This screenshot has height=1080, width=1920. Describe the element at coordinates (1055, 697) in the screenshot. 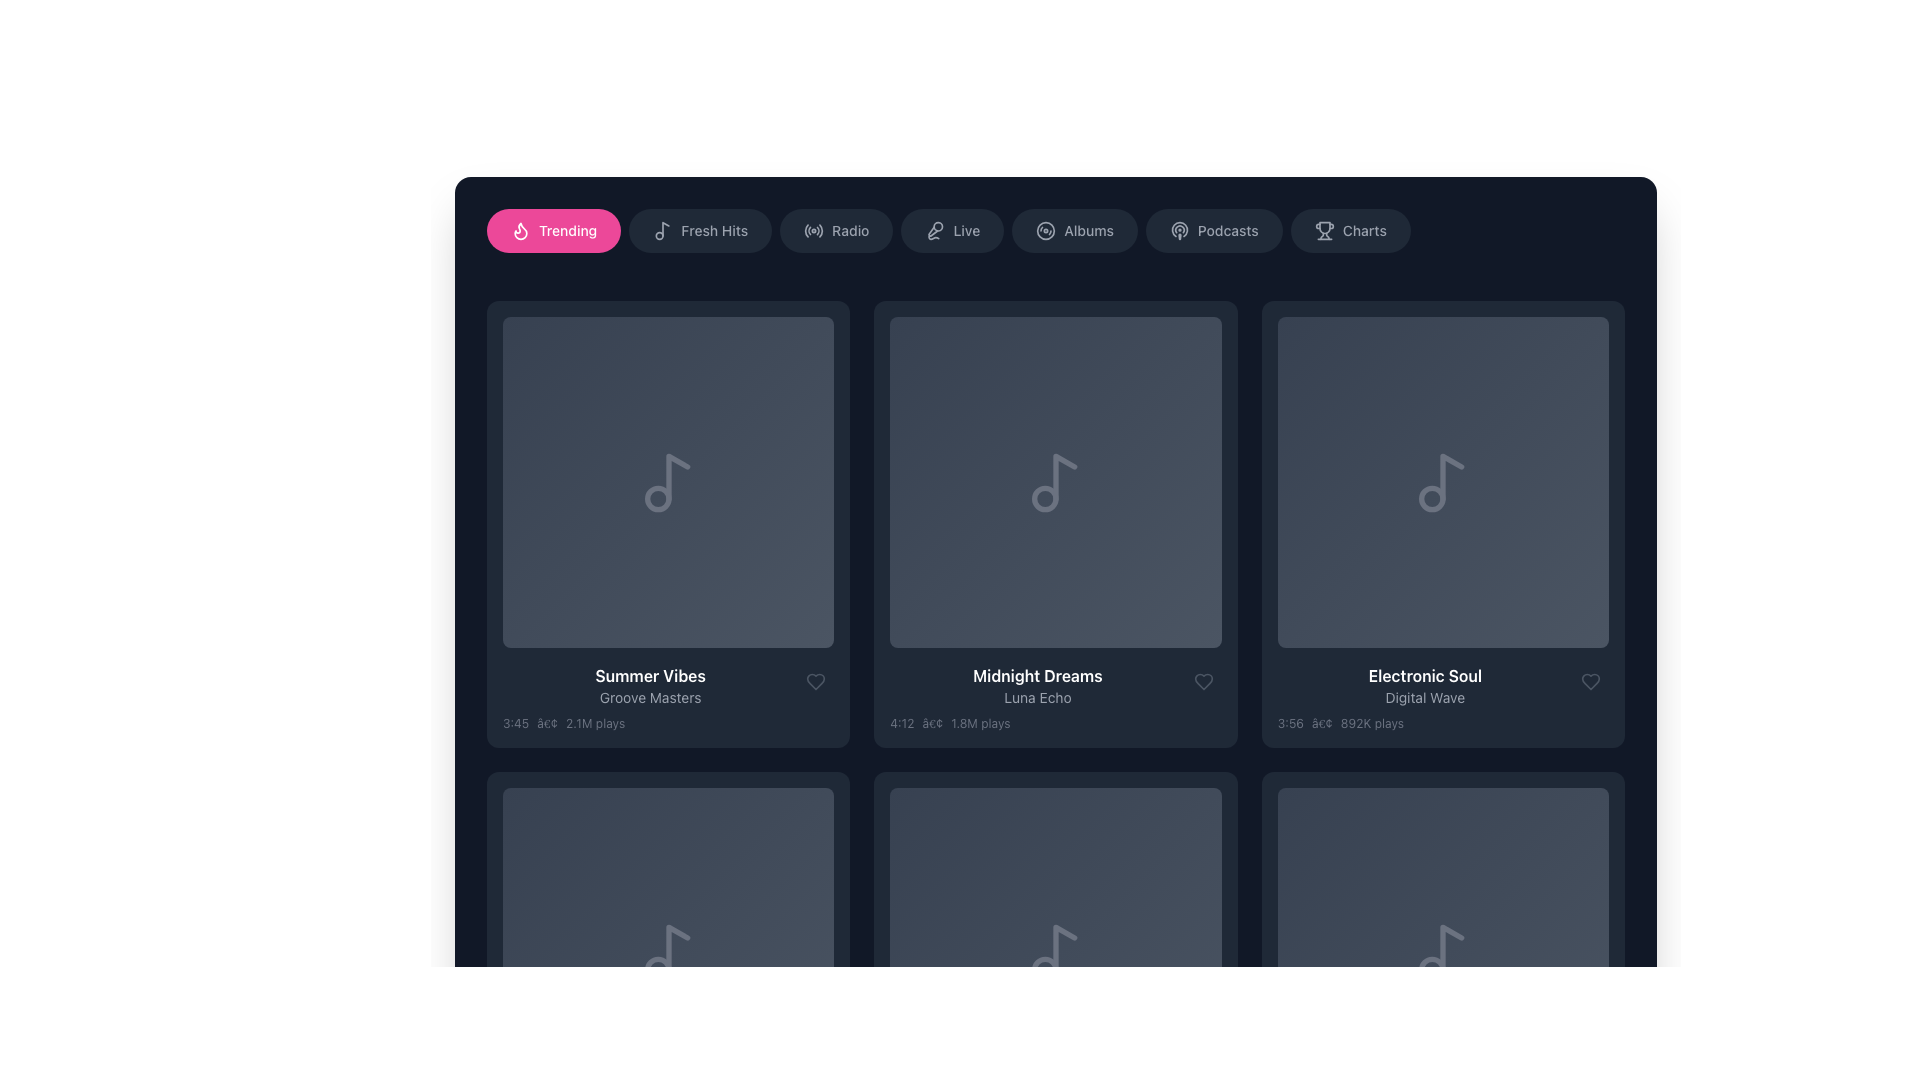

I see `the content of the text block that provides information about the music track titled 'Midnight Dreams', located near the bottom of the music card in the second column of the grid layout` at that location.